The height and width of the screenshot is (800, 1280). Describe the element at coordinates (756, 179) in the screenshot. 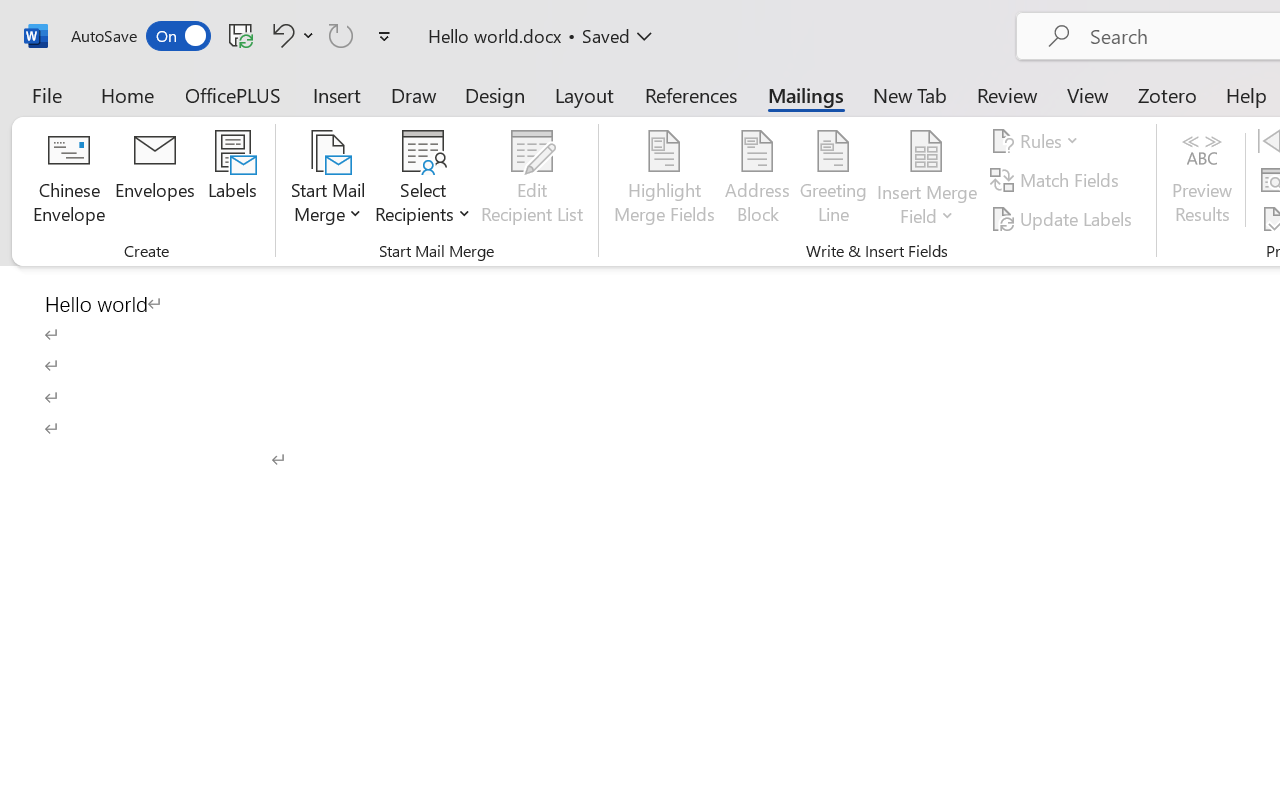

I see `'Address Block...'` at that location.